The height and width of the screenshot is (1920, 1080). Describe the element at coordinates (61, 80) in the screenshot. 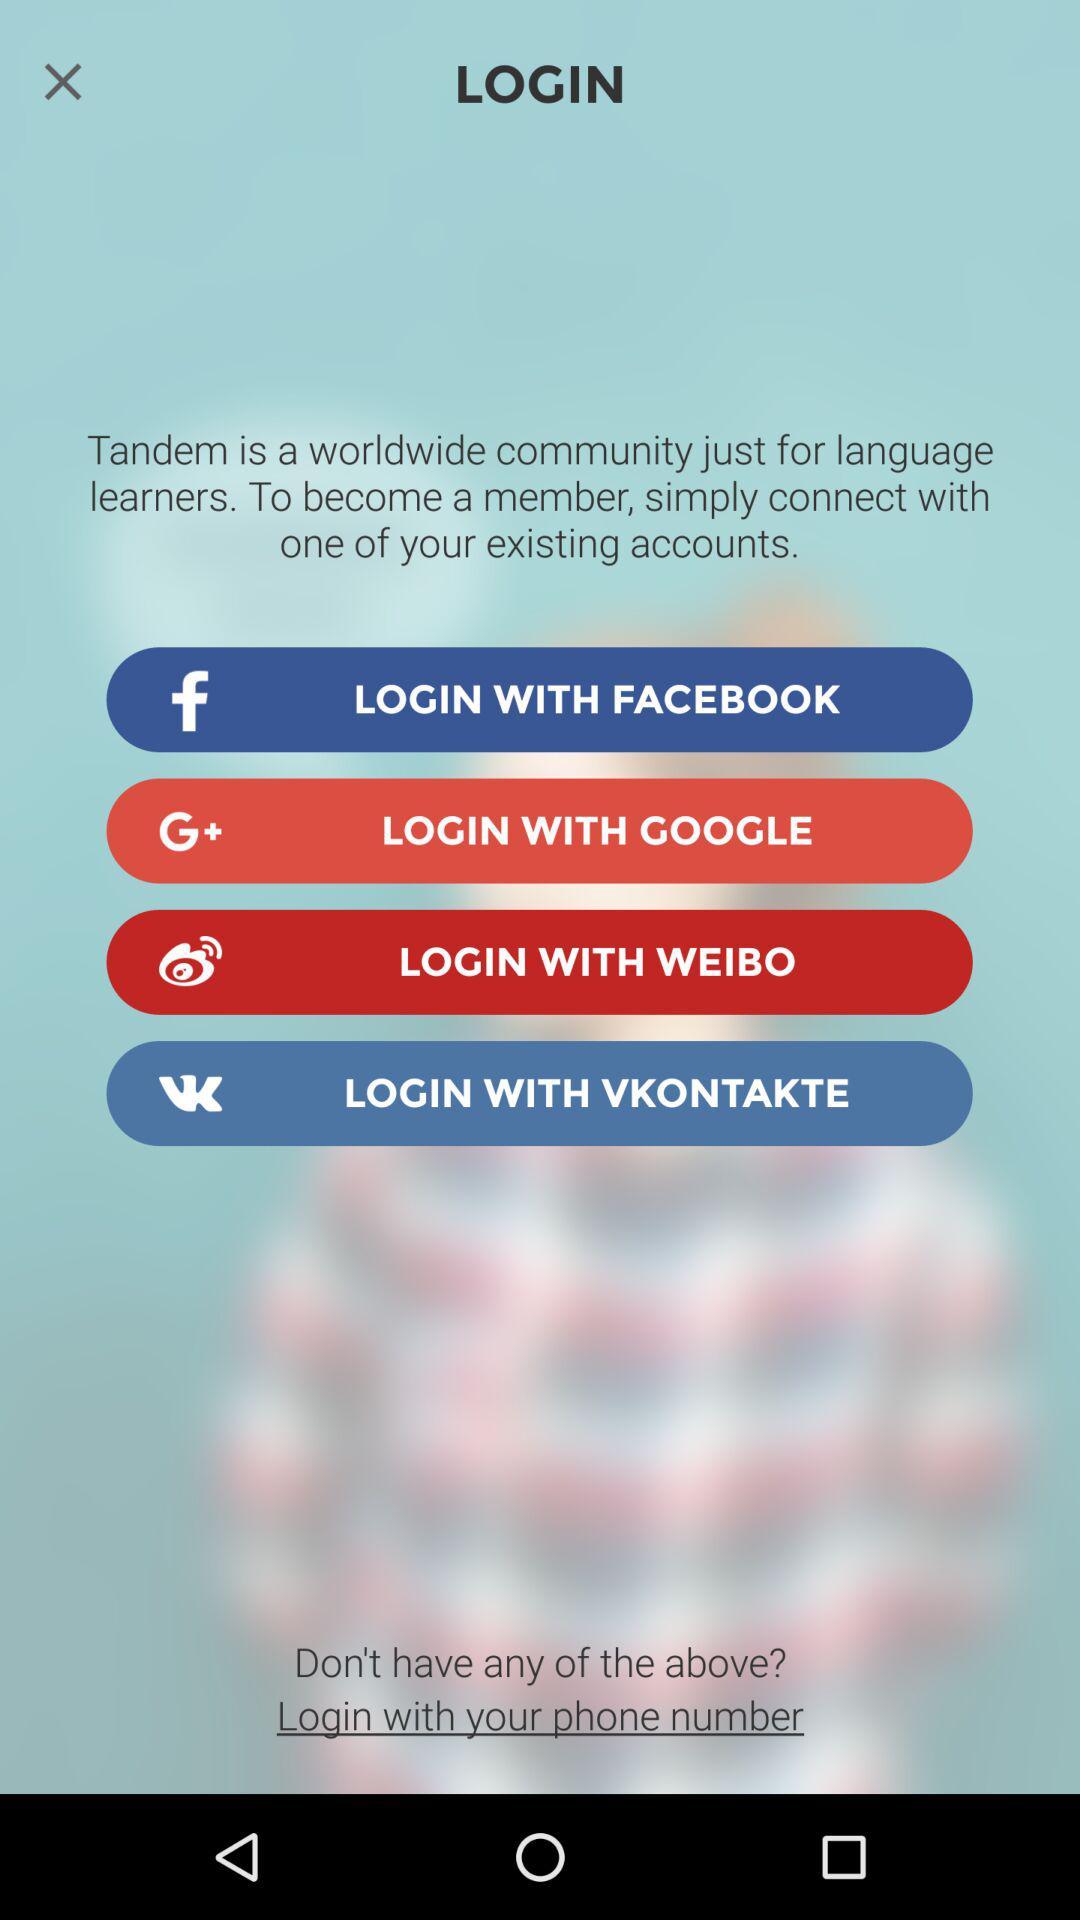

I see `the close icon` at that location.